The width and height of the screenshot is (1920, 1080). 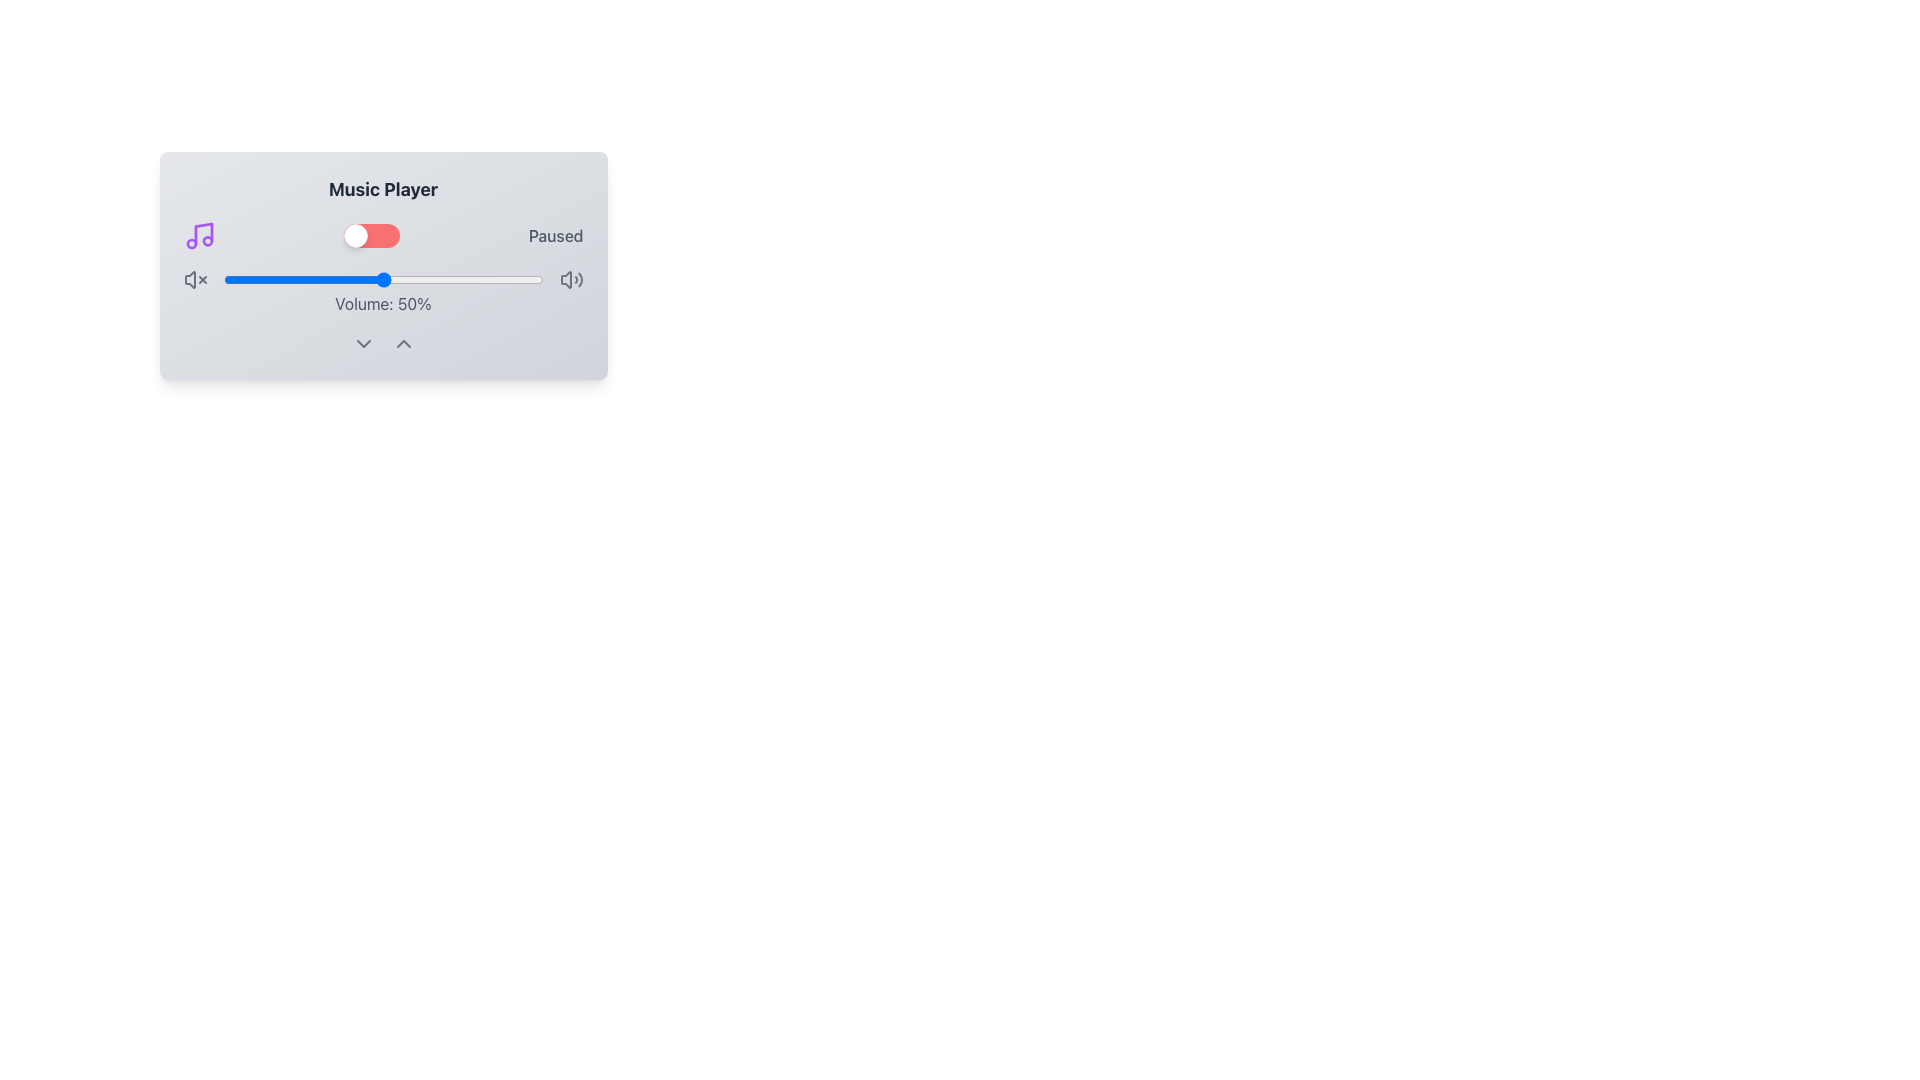 I want to click on the downward-pointing arrow icon located beneath the 'Volume: 50%' text on the music player interface, so click(x=363, y=342).